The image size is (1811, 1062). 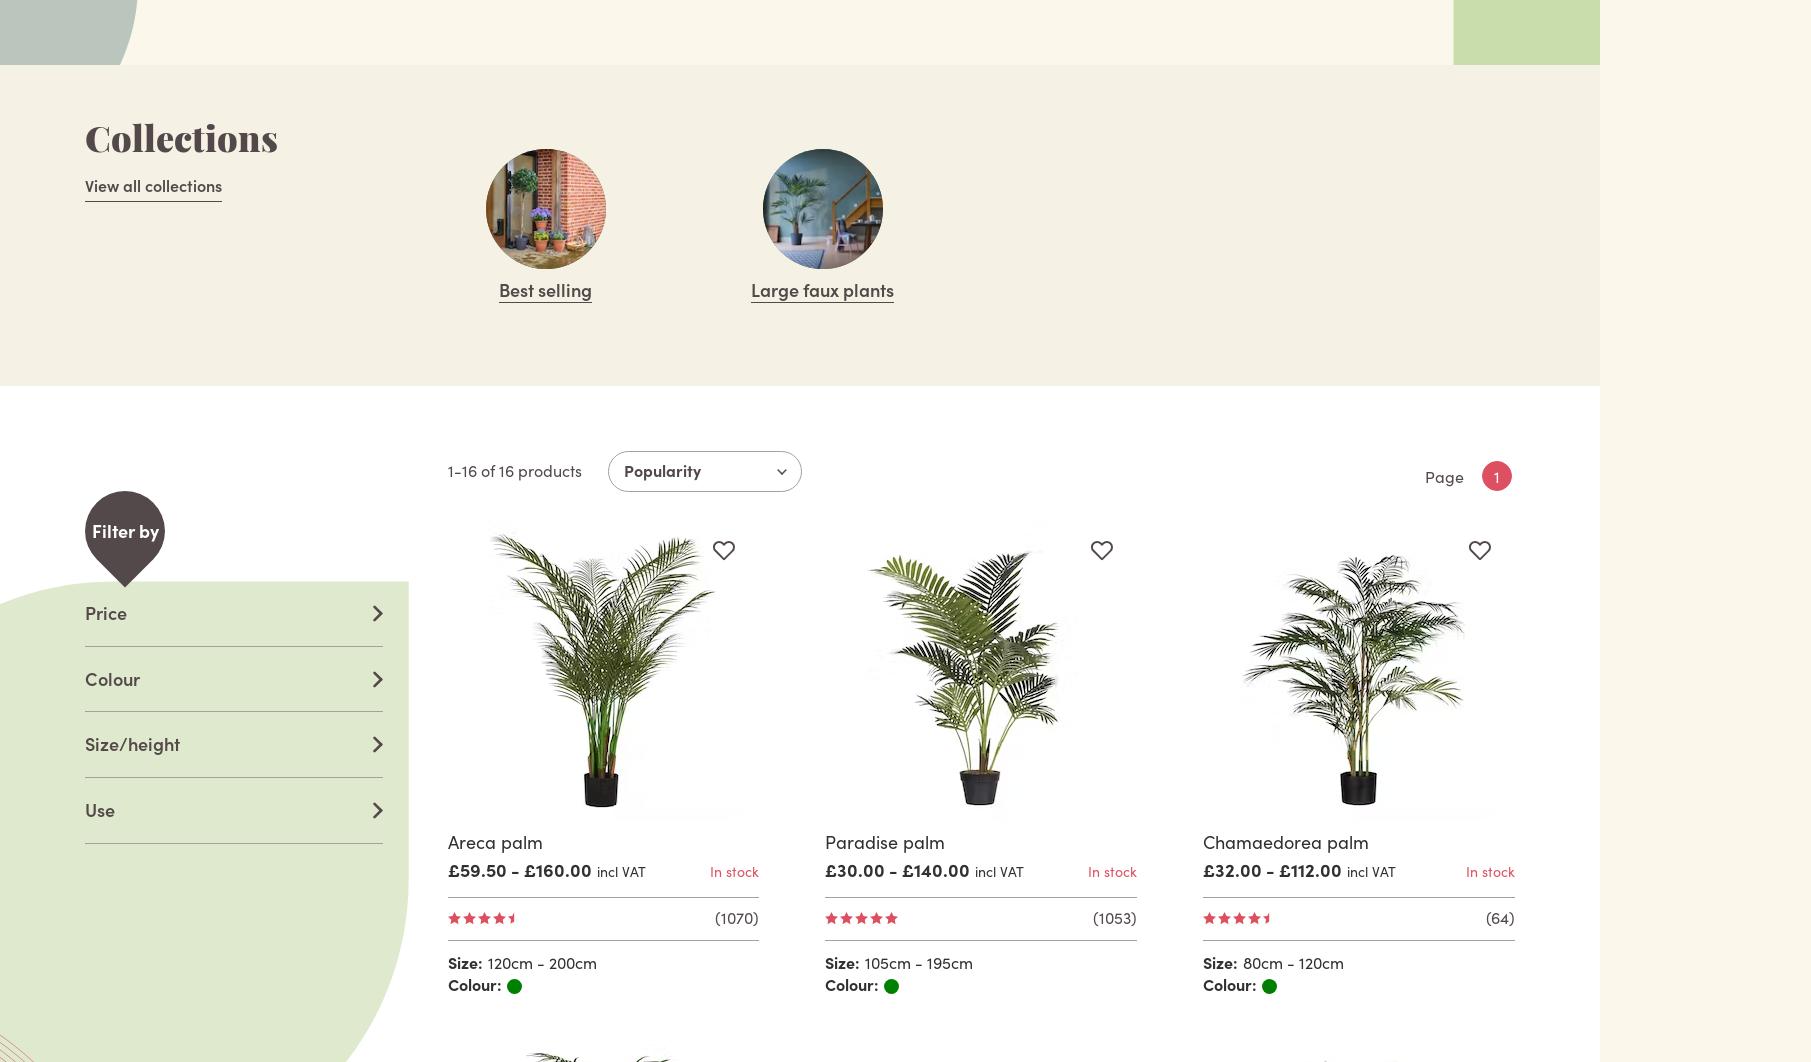 I want to click on 'Collections', so click(x=180, y=141).